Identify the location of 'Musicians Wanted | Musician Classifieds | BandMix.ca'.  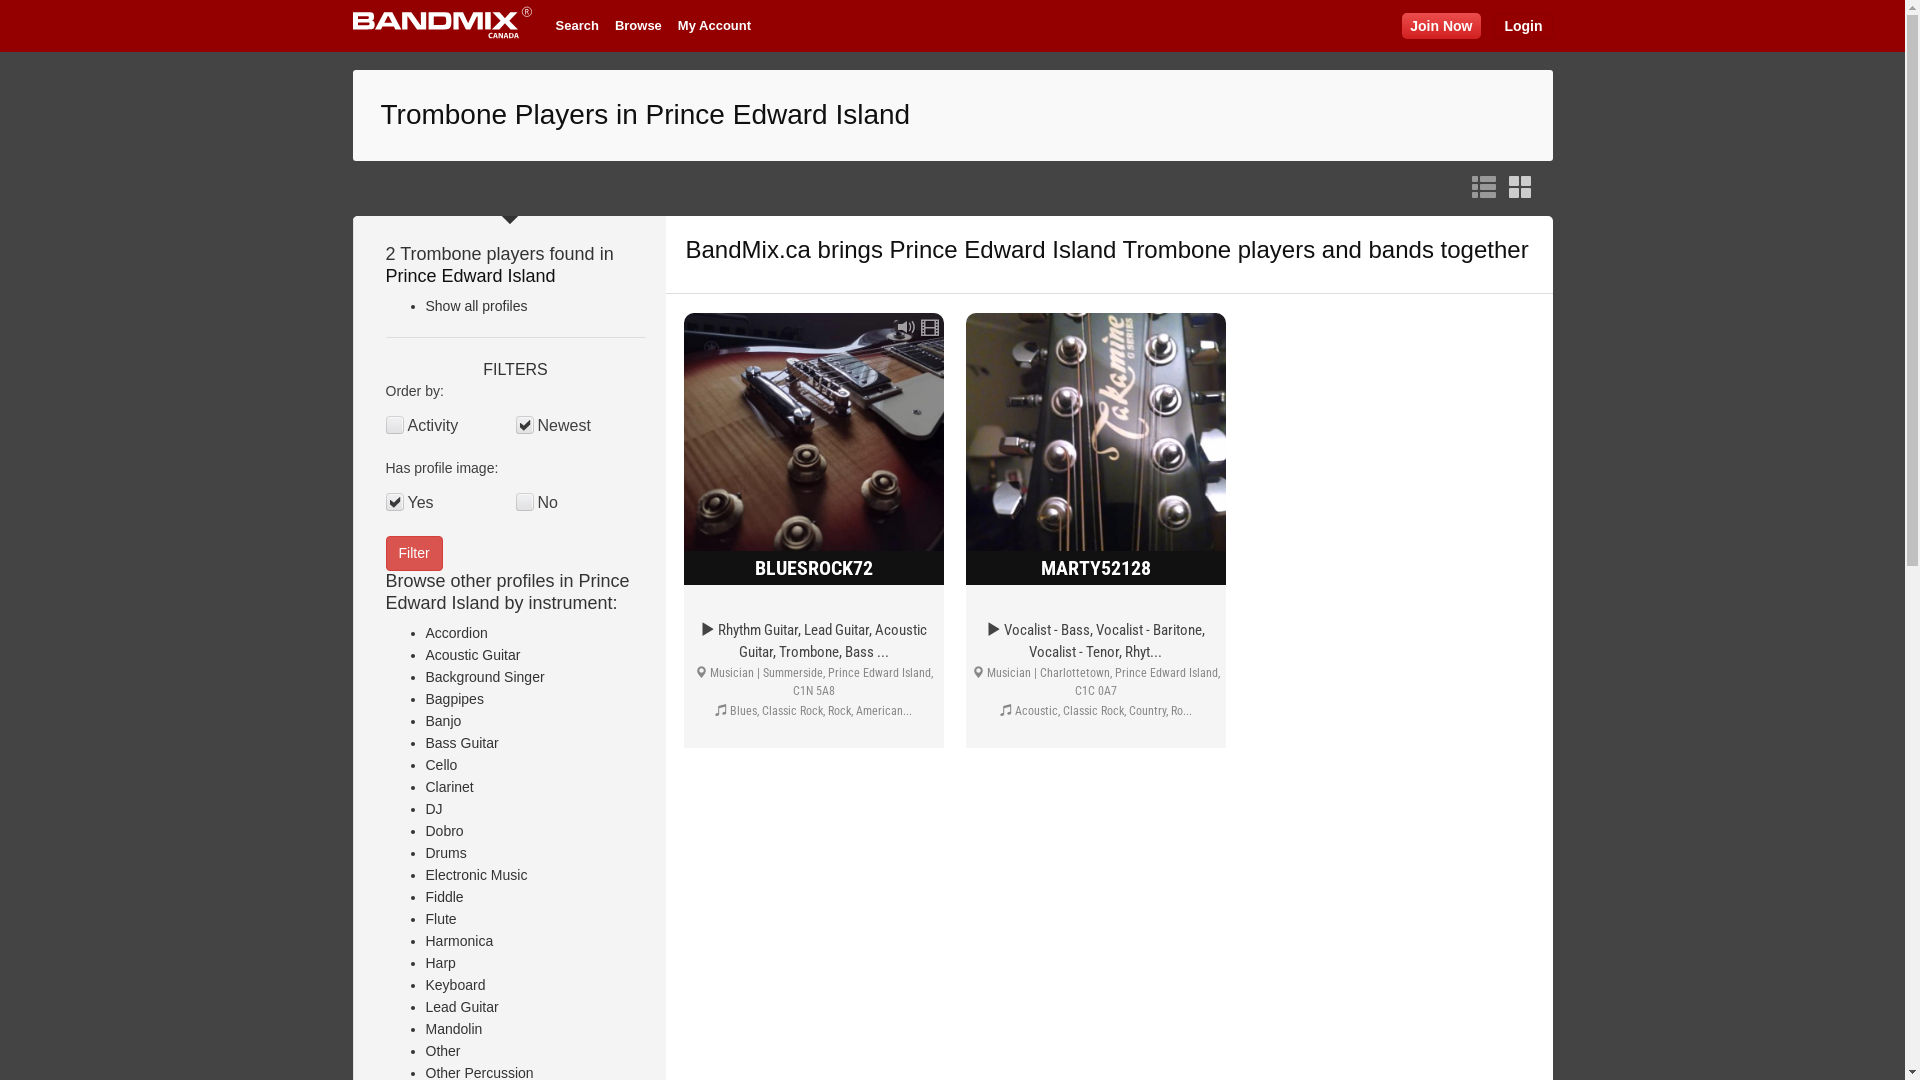
(440, 26).